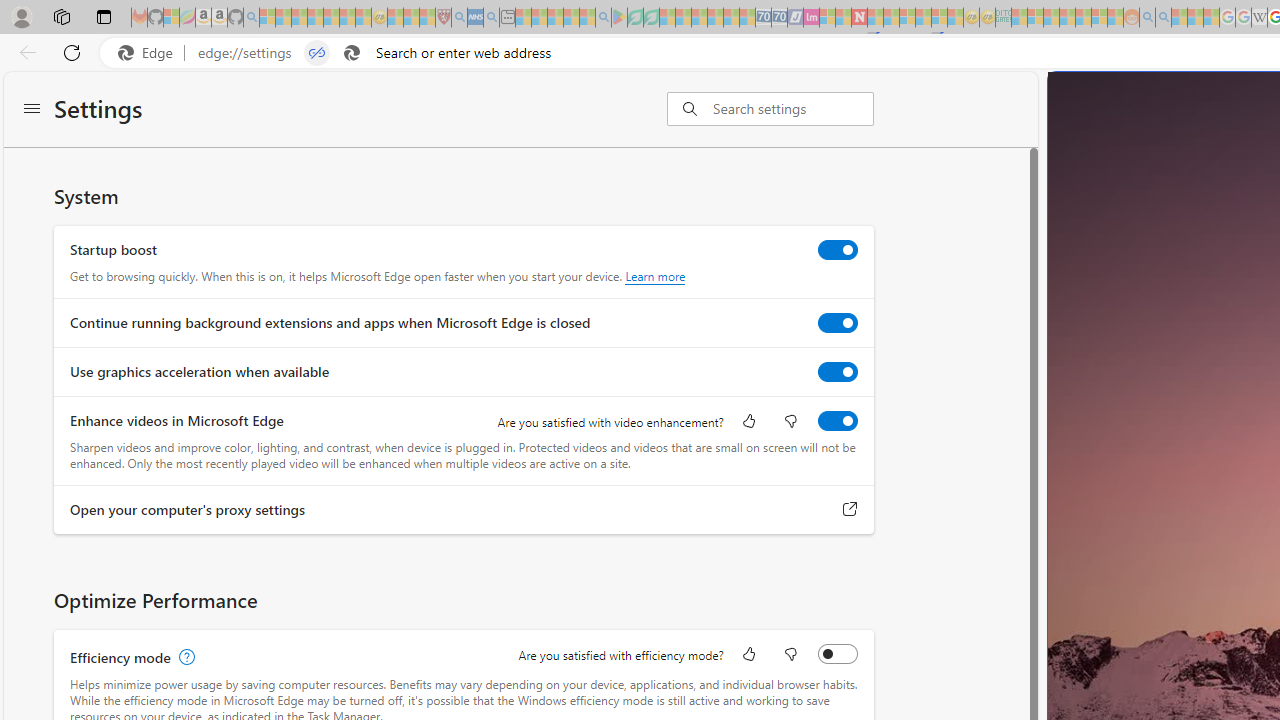 The width and height of the screenshot is (1280, 720). What do you see at coordinates (791, 109) in the screenshot?
I see `'Search settings'` at bounding box center [791, 109].